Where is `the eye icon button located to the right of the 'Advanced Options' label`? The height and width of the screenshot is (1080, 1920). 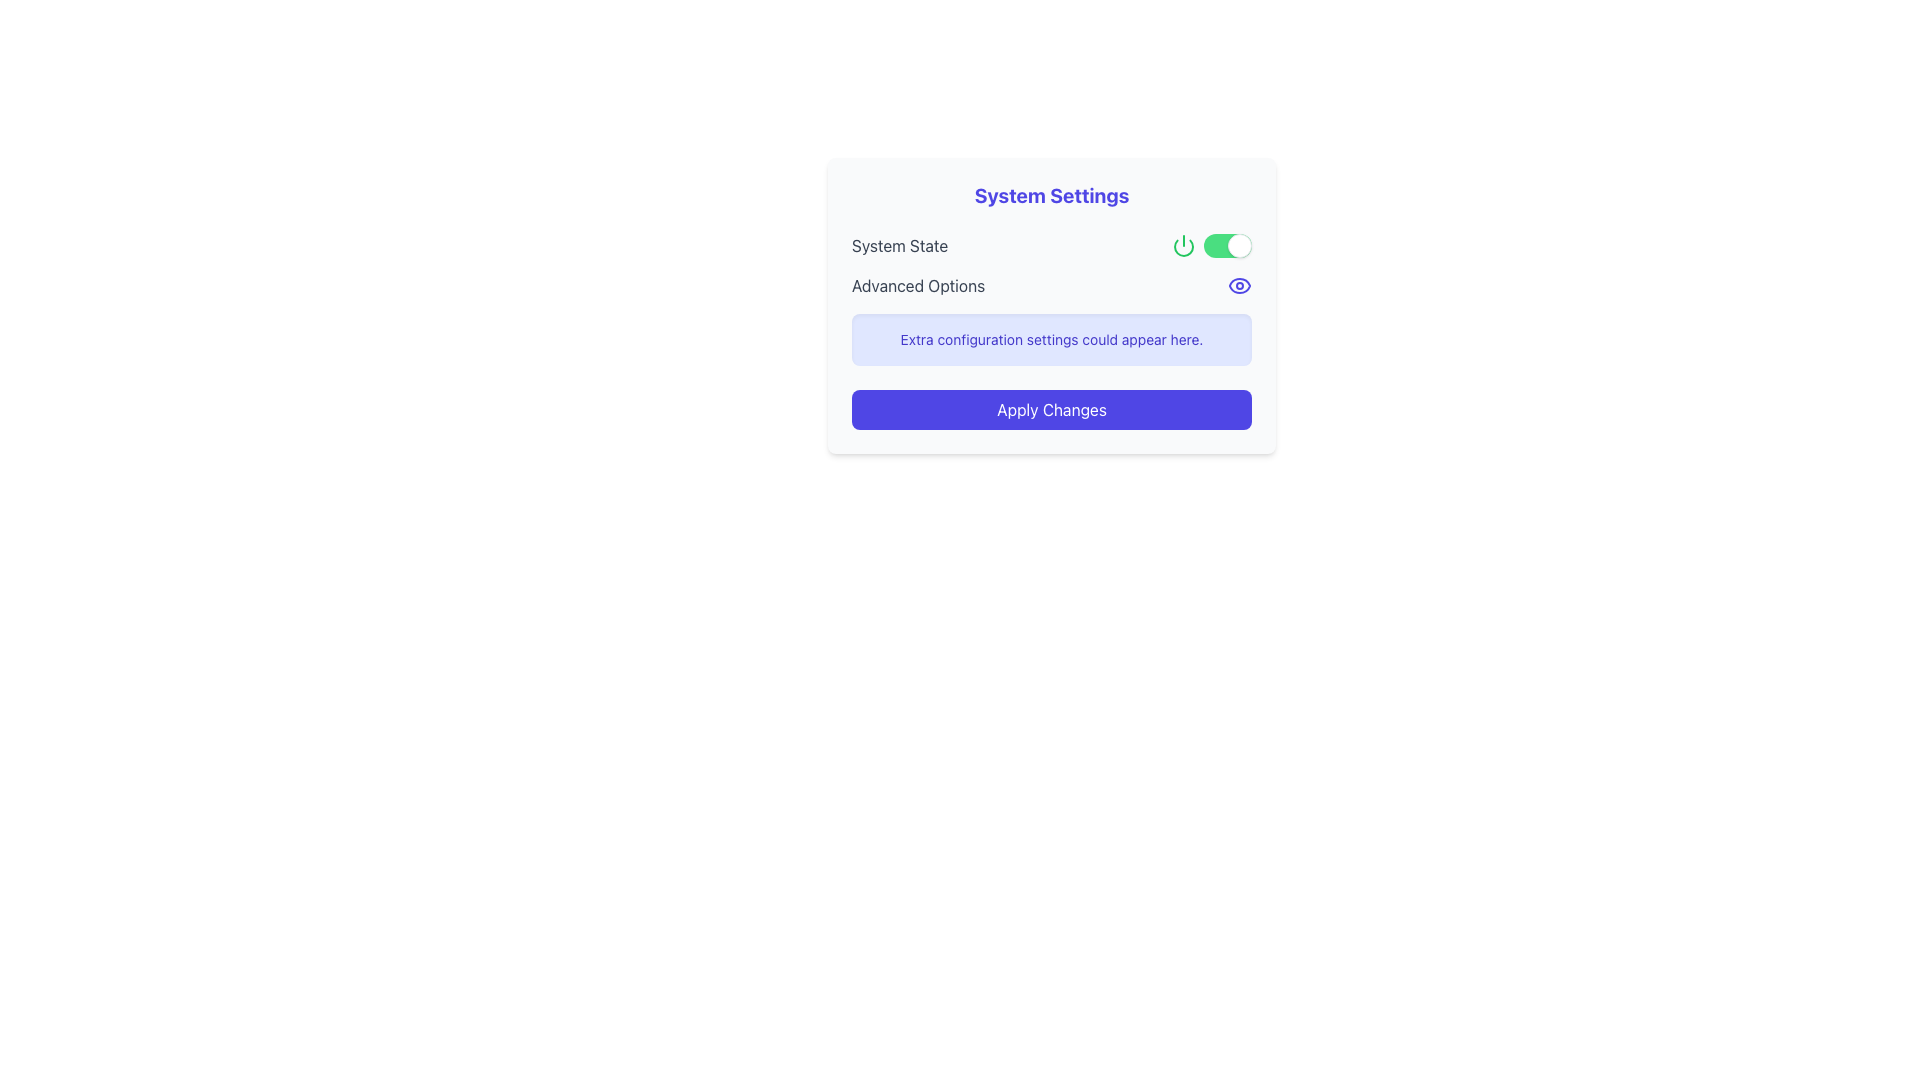 the eye icon button located to the right of the 'Advanced Options' label is located at coordinates (1238, 285).